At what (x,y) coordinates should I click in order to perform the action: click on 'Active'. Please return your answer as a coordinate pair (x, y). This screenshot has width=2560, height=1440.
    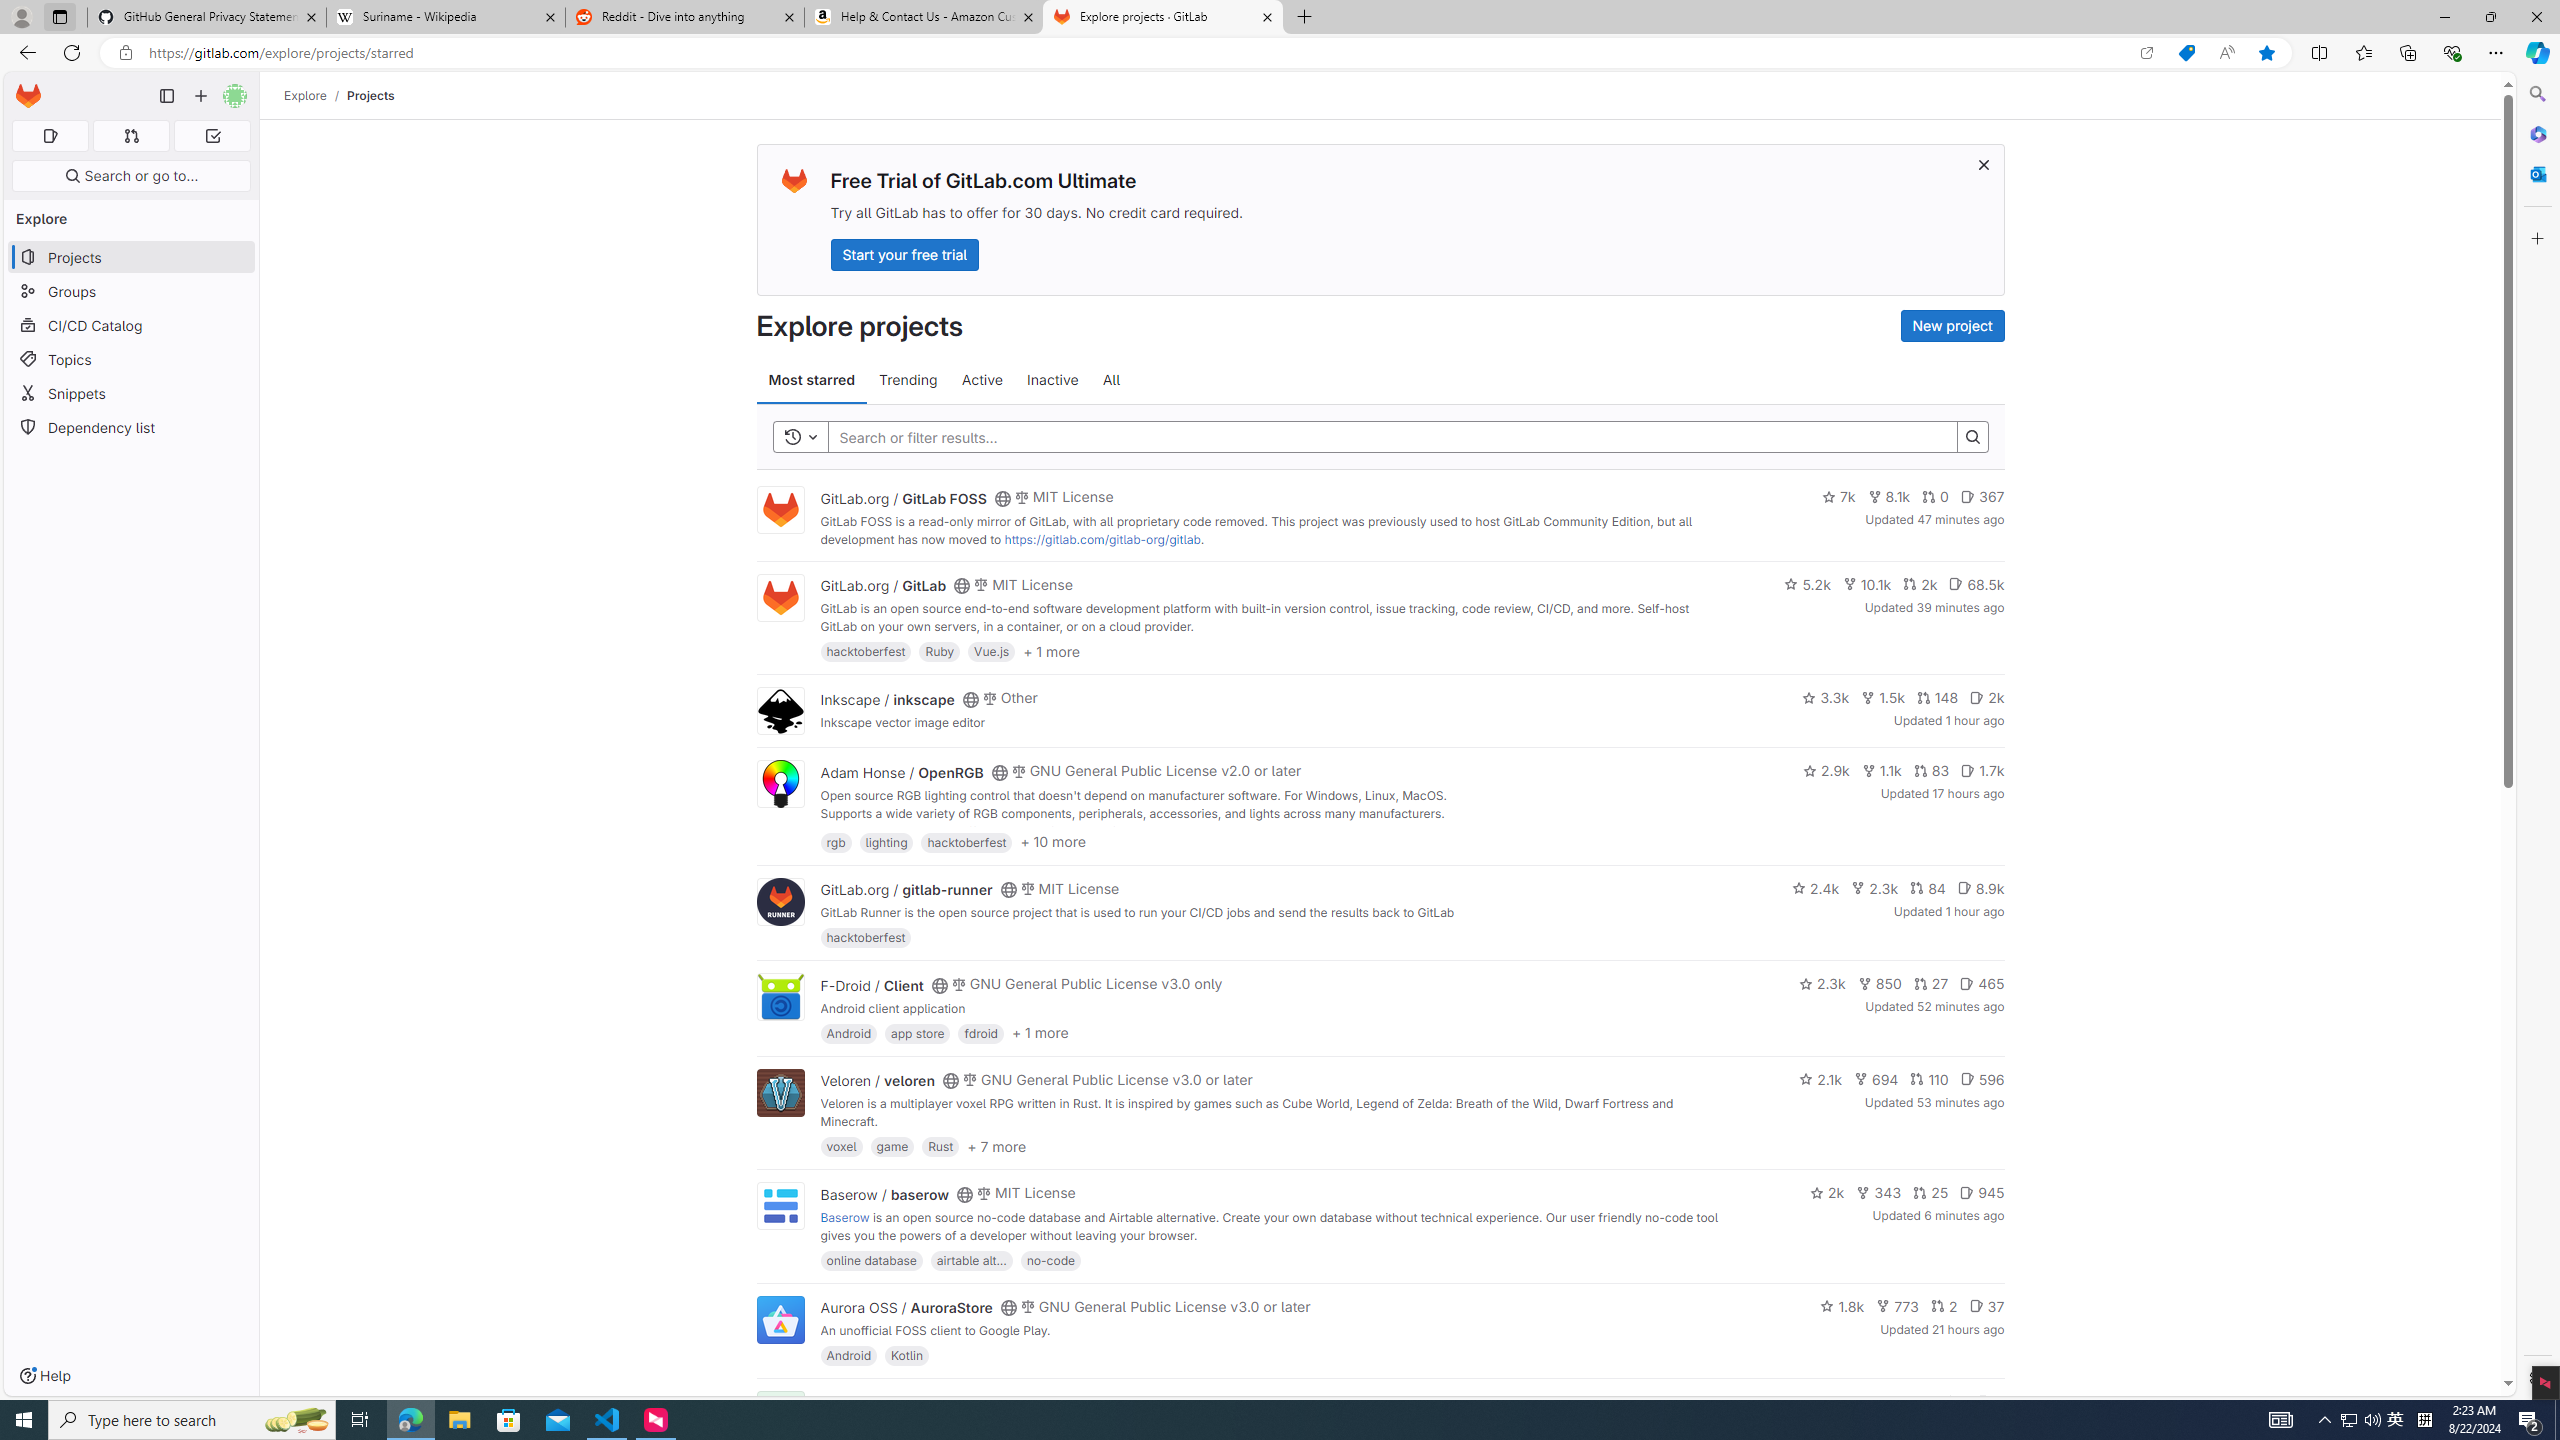
    Looking at the image, I should click on (982, 379).